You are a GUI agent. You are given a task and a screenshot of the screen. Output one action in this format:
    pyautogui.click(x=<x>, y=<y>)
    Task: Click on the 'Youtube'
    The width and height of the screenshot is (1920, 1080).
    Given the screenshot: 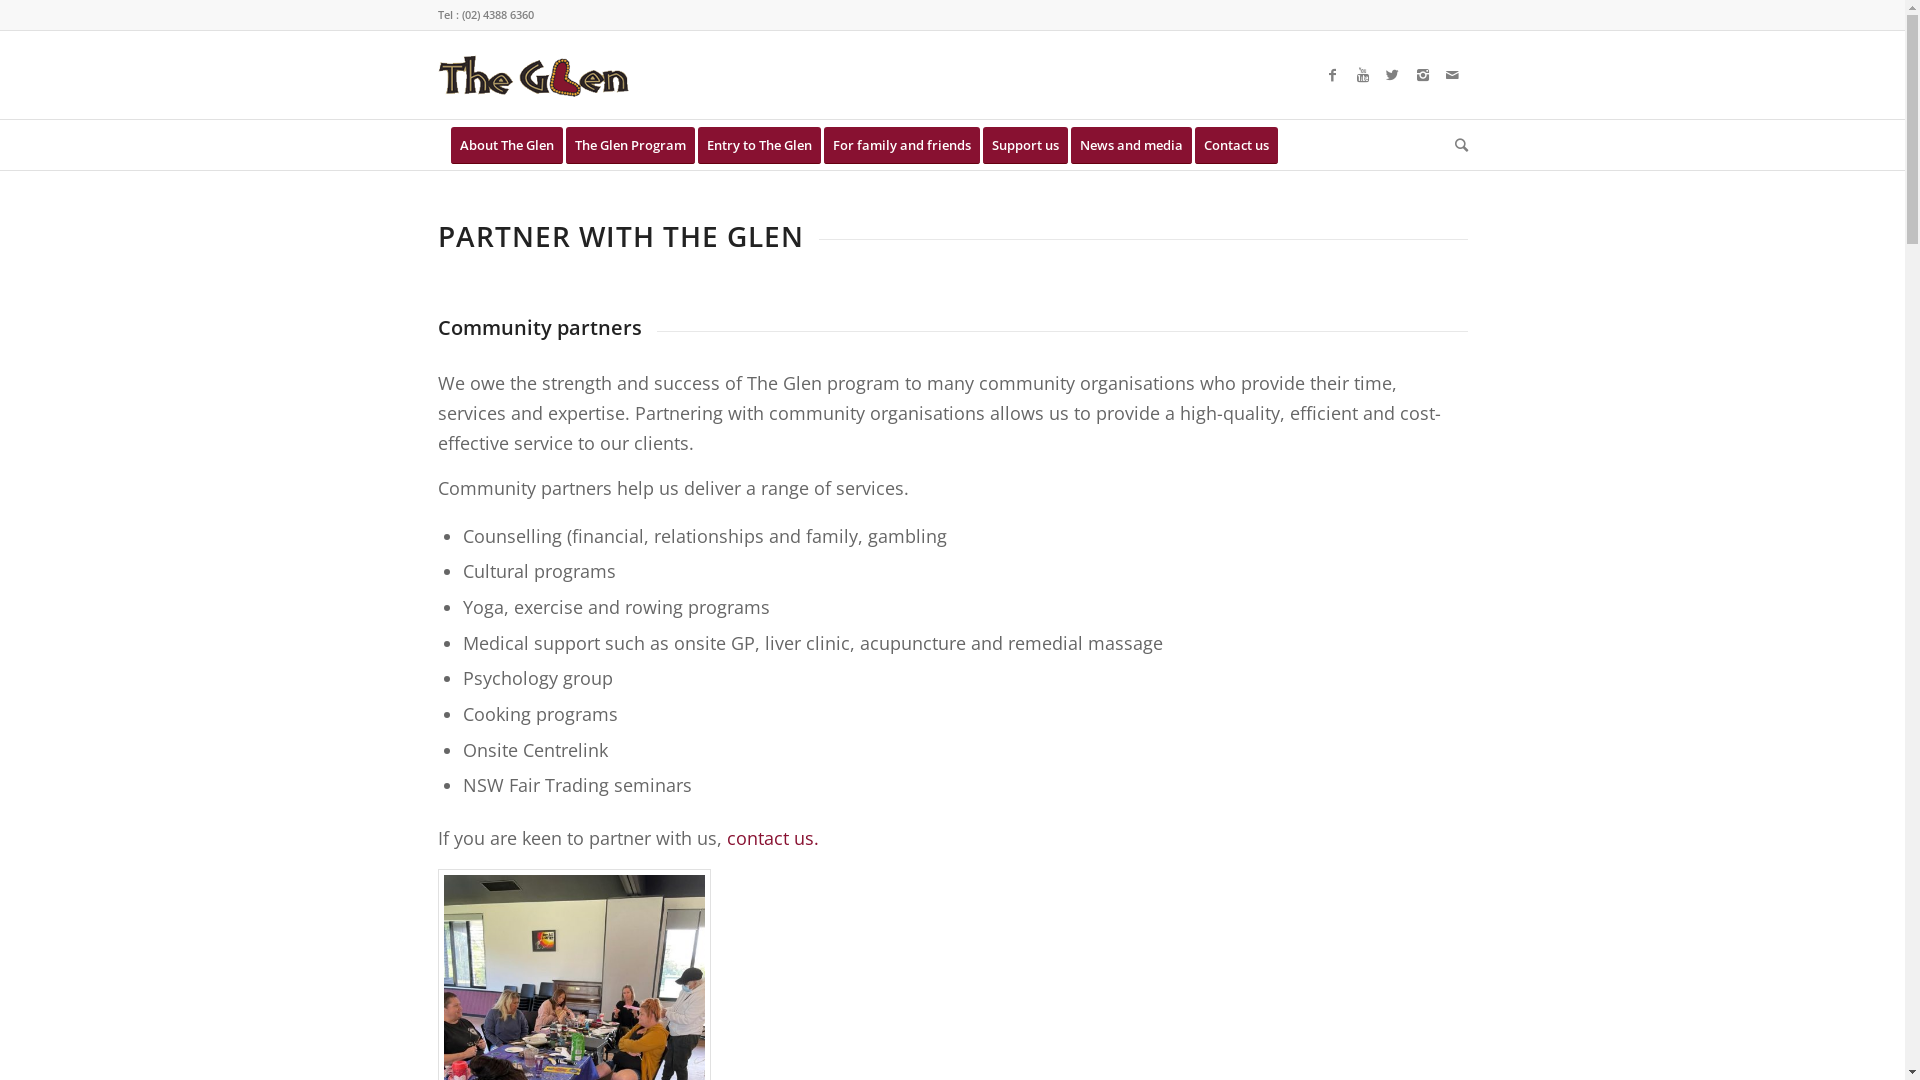 What is the action you would take?
    pyautogui.click(x=1348, y=73)
    